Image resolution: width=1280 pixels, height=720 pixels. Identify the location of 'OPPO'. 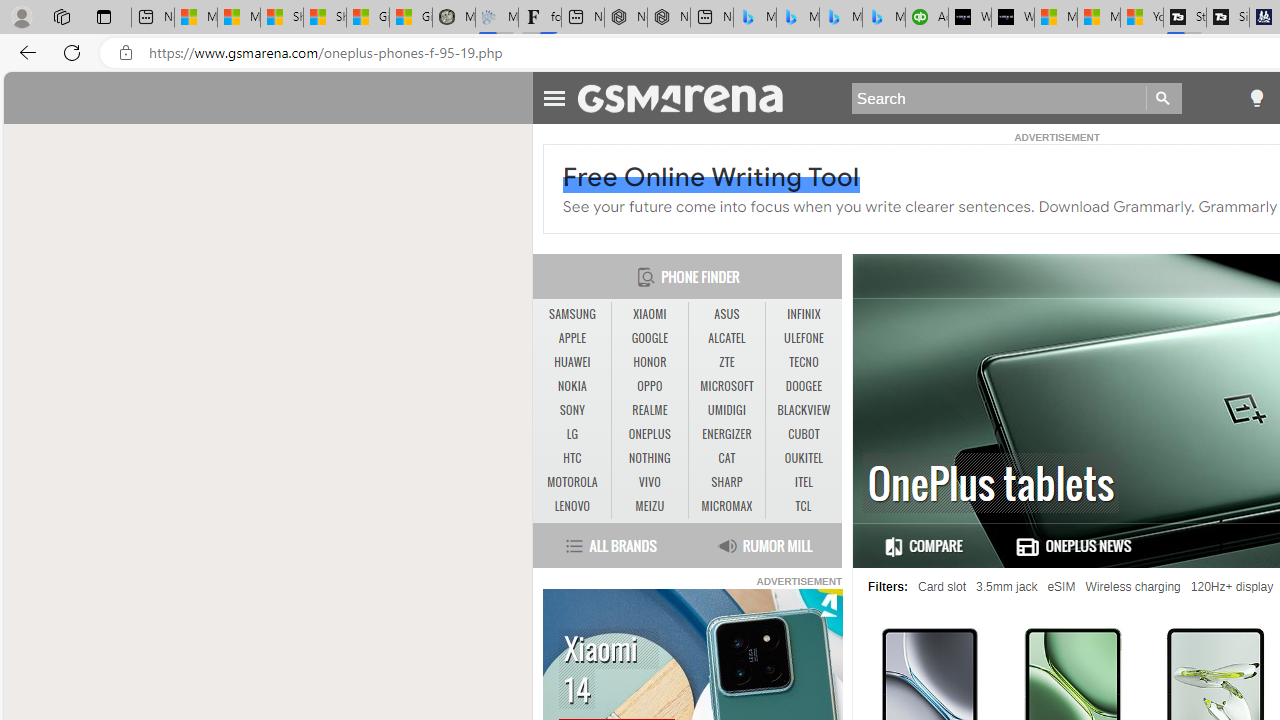
(649, 386).